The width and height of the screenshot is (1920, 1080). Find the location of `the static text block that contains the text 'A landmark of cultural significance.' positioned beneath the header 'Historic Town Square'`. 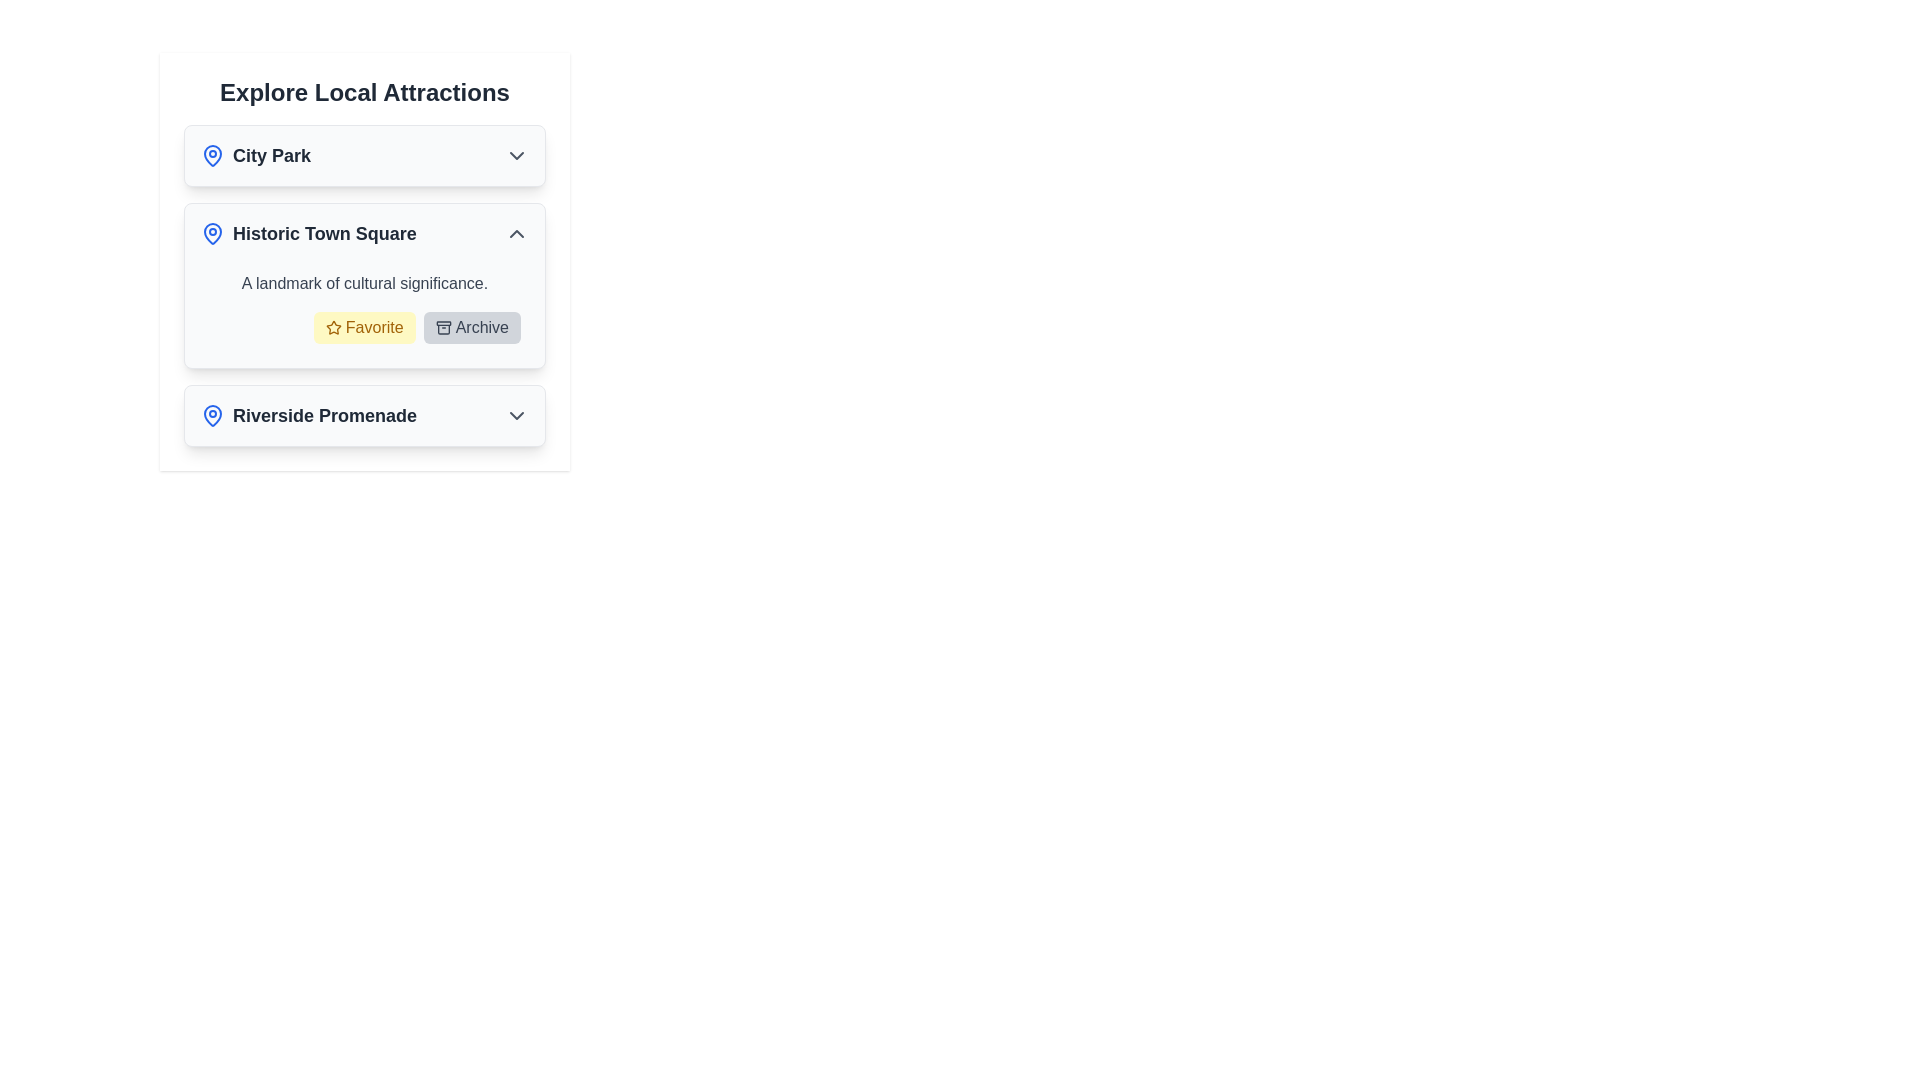

the static text block that contains the text 'A landmark of cultural significance.' positioned beneath the header 'Historic Town Square' is located at coordinates (364, 284).